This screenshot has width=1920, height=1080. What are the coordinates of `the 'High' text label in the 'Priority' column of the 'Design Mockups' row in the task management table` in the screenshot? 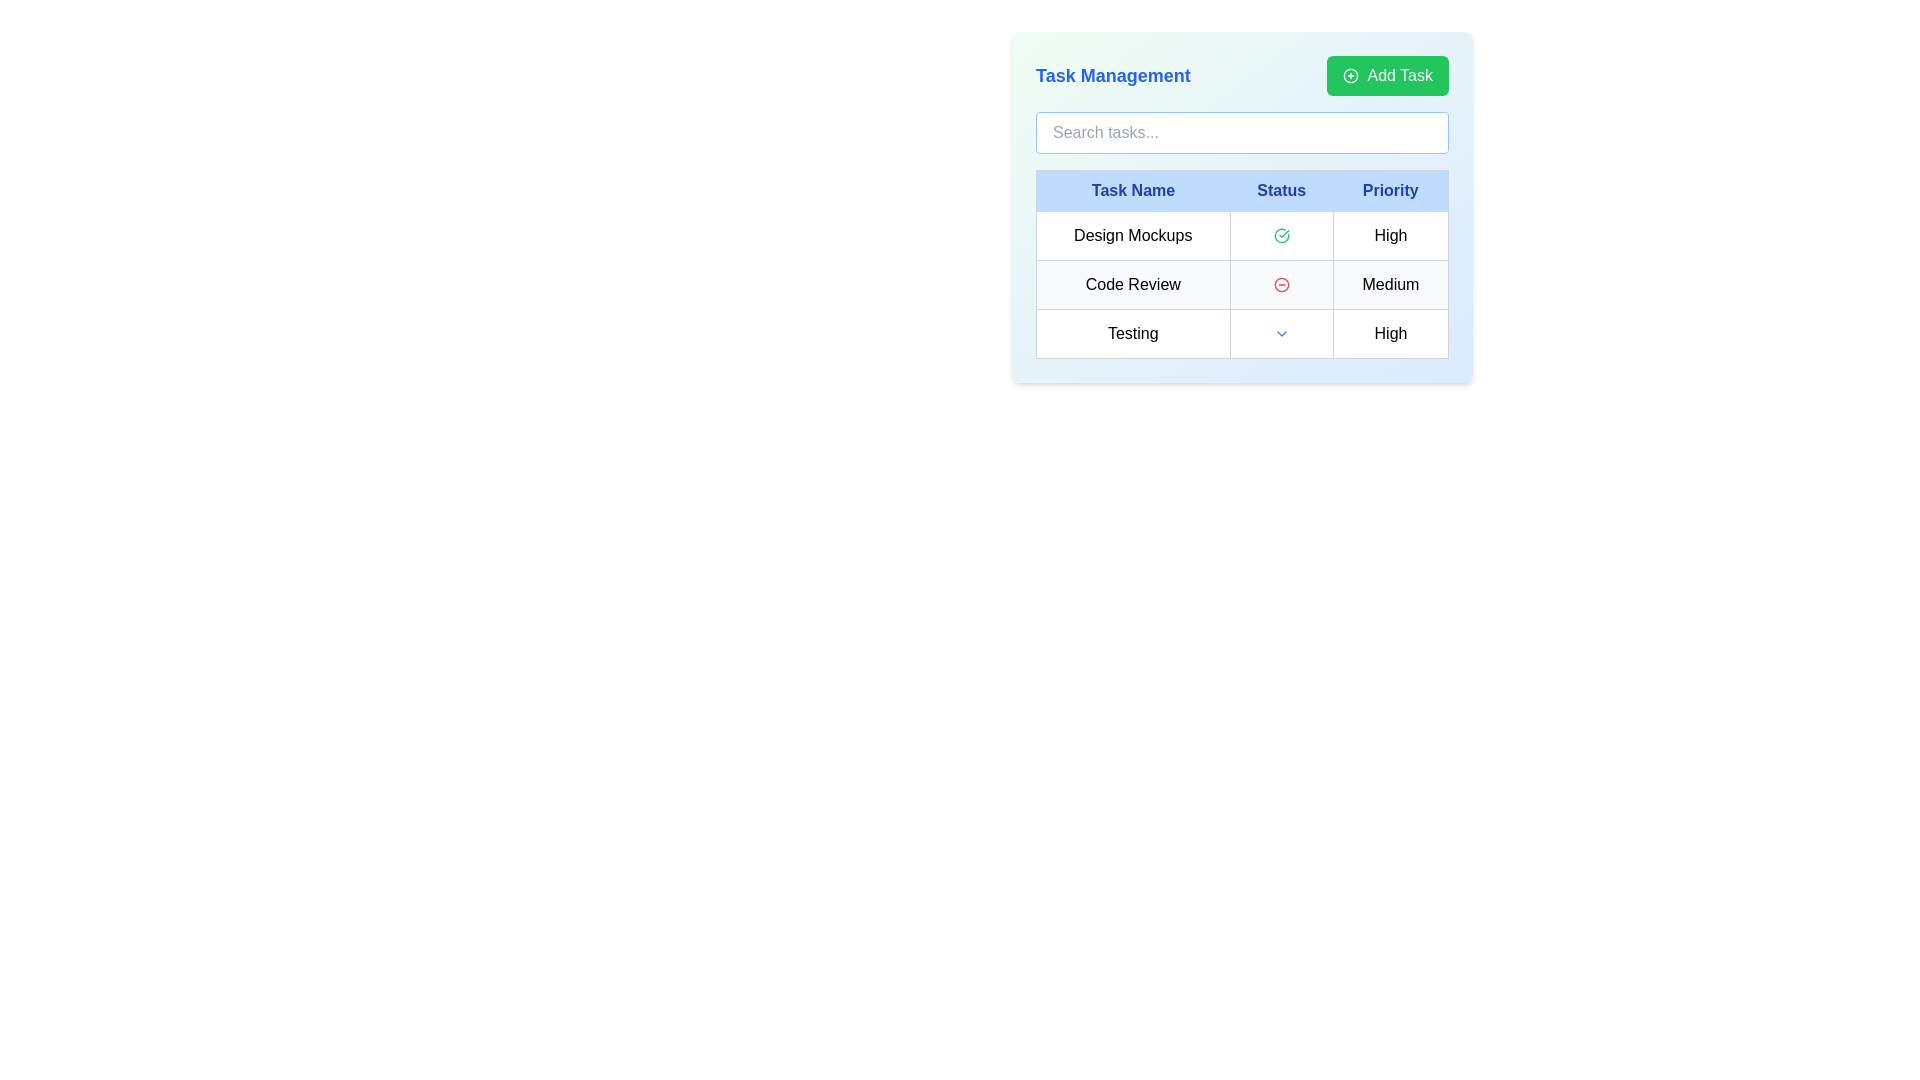 It's located at (1390, 234).